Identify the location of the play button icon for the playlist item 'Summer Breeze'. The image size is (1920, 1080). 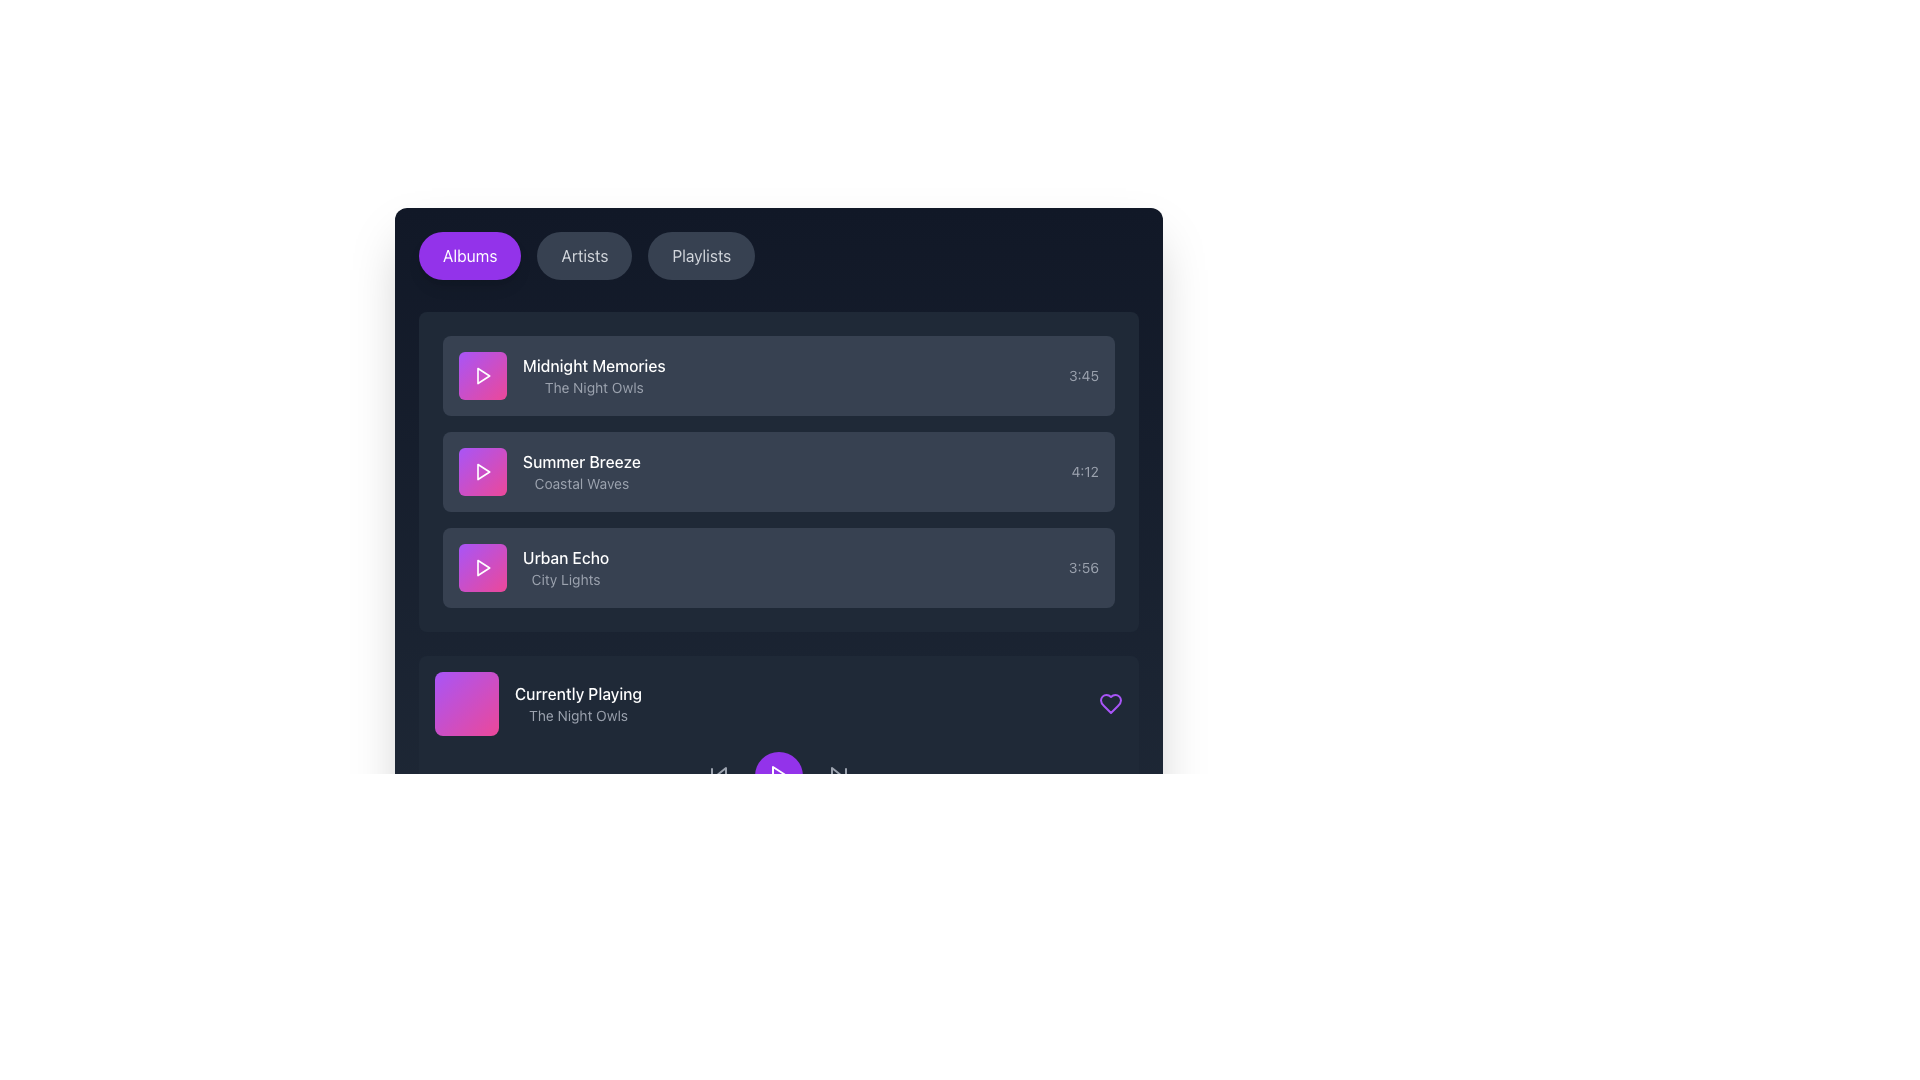
(483, 471).